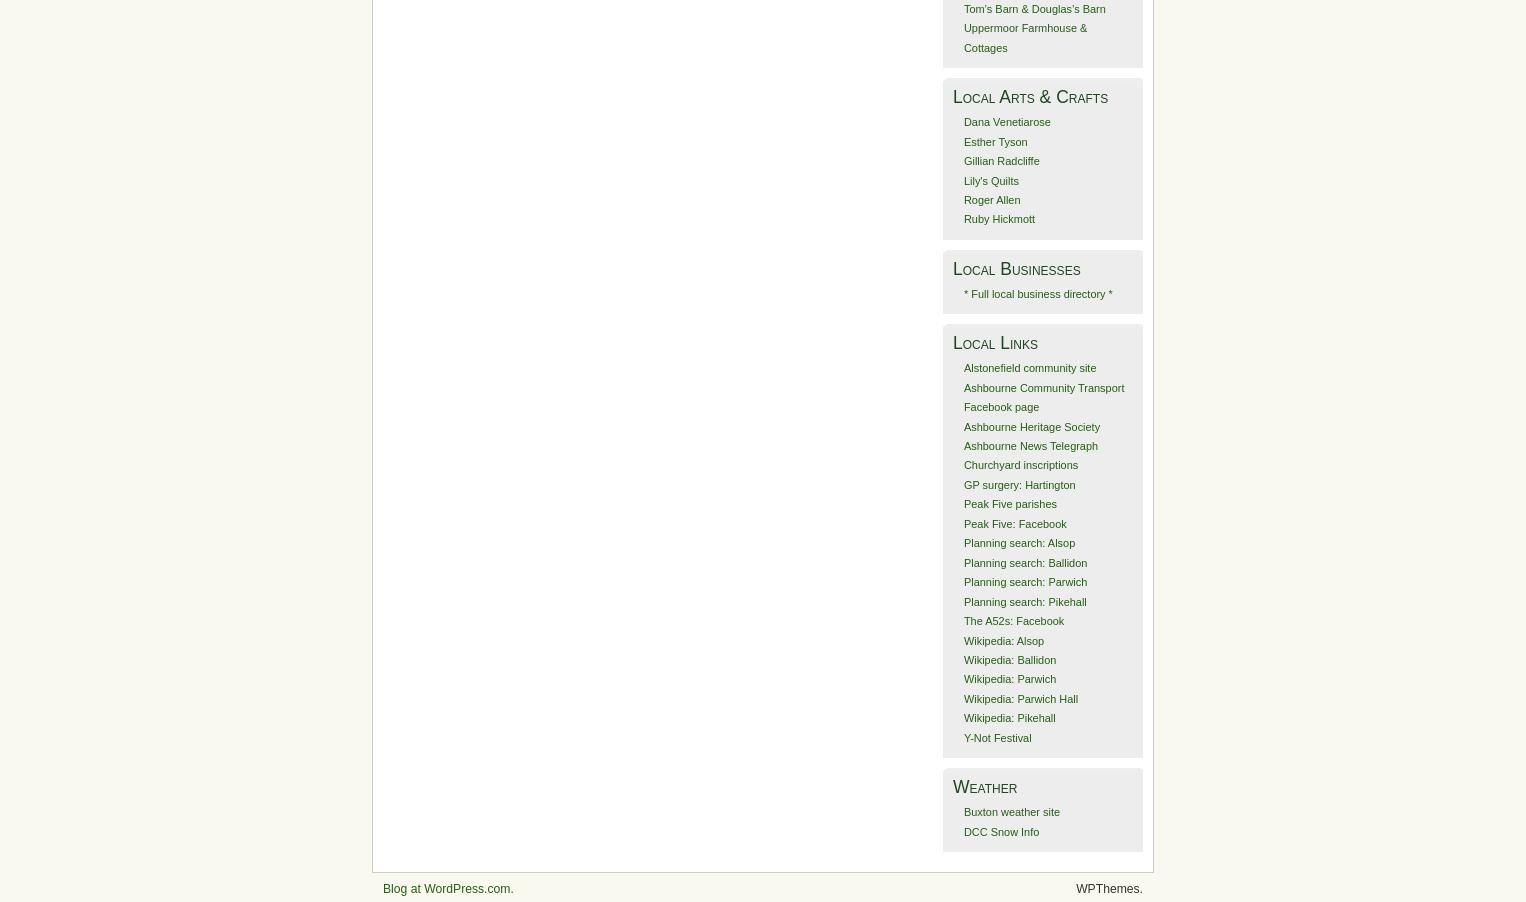  Describe the element at coordinates (1019, 463) in the screenshot. I see `'Churchyard inscriptions'` at that location.